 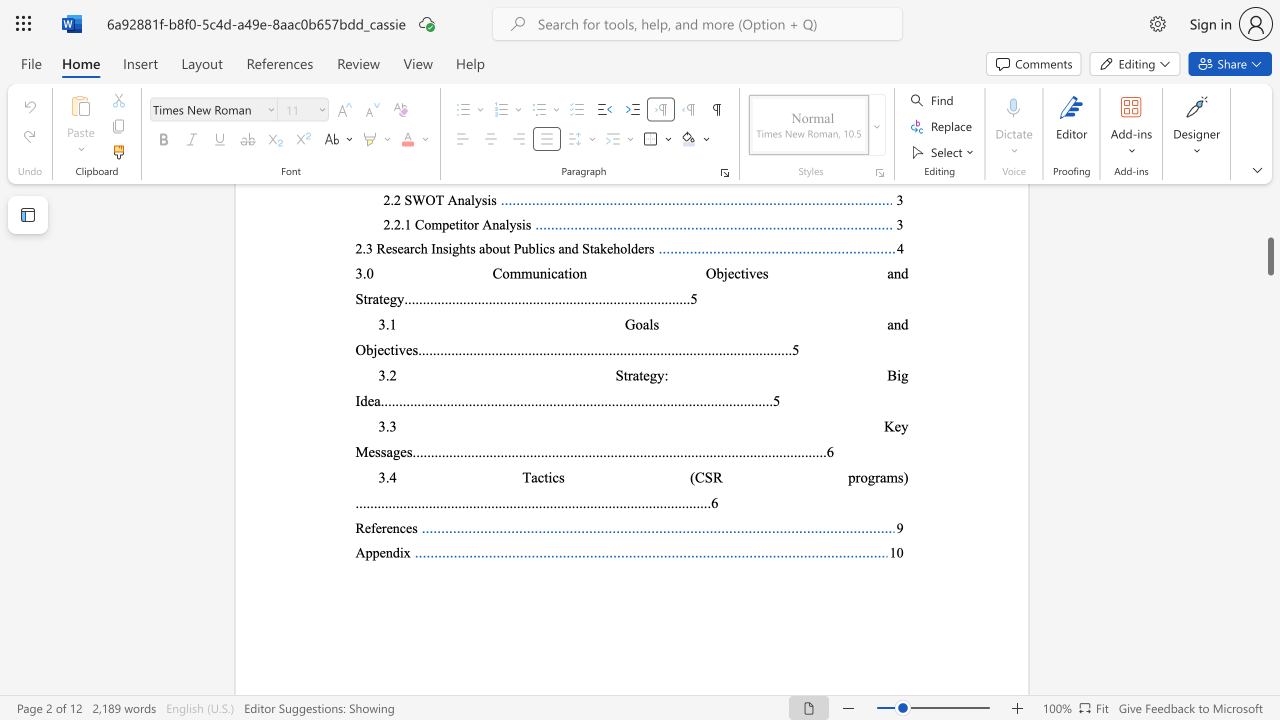 What do you see at coordinates (903, 425) in the screenshot?
I see `the 1th character "y" in the text` at bounding box center [903, 425].